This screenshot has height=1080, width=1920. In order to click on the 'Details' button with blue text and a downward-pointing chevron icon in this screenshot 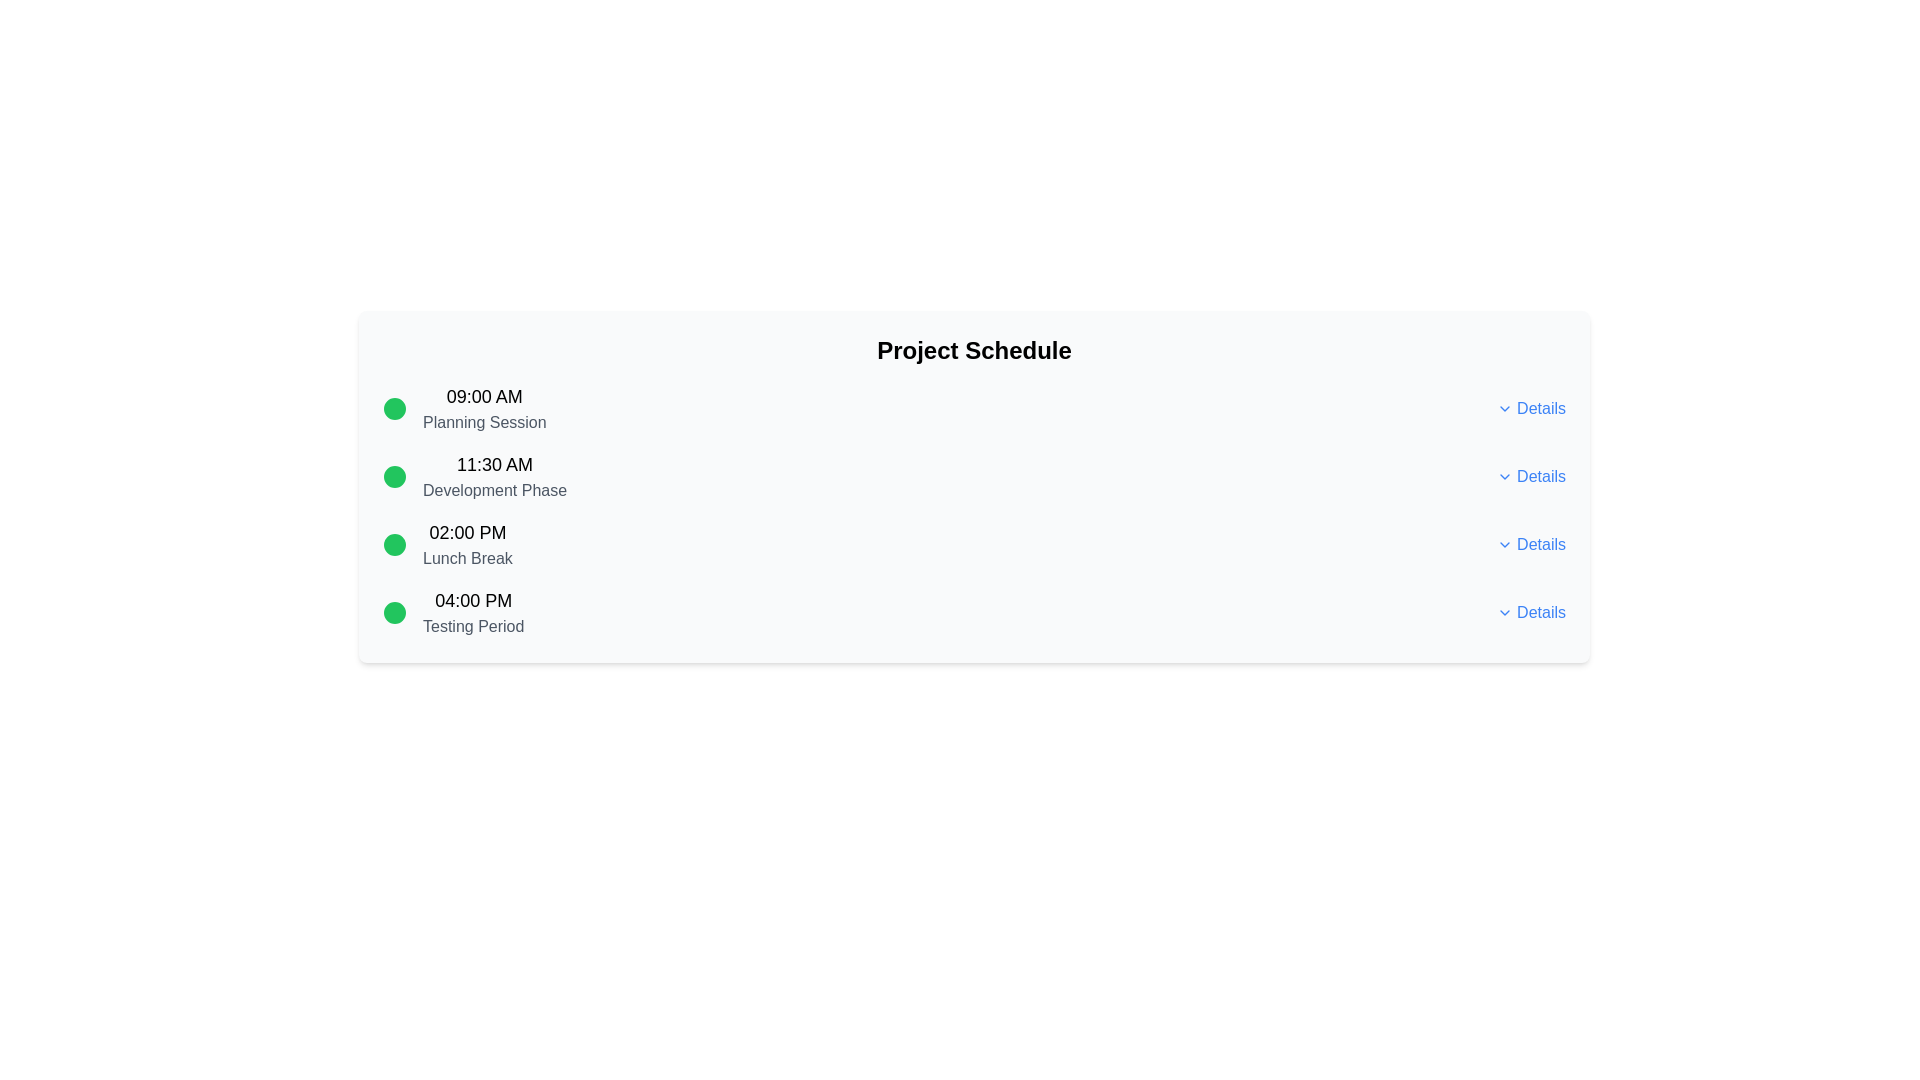, I will do `click(1530, 612)`.